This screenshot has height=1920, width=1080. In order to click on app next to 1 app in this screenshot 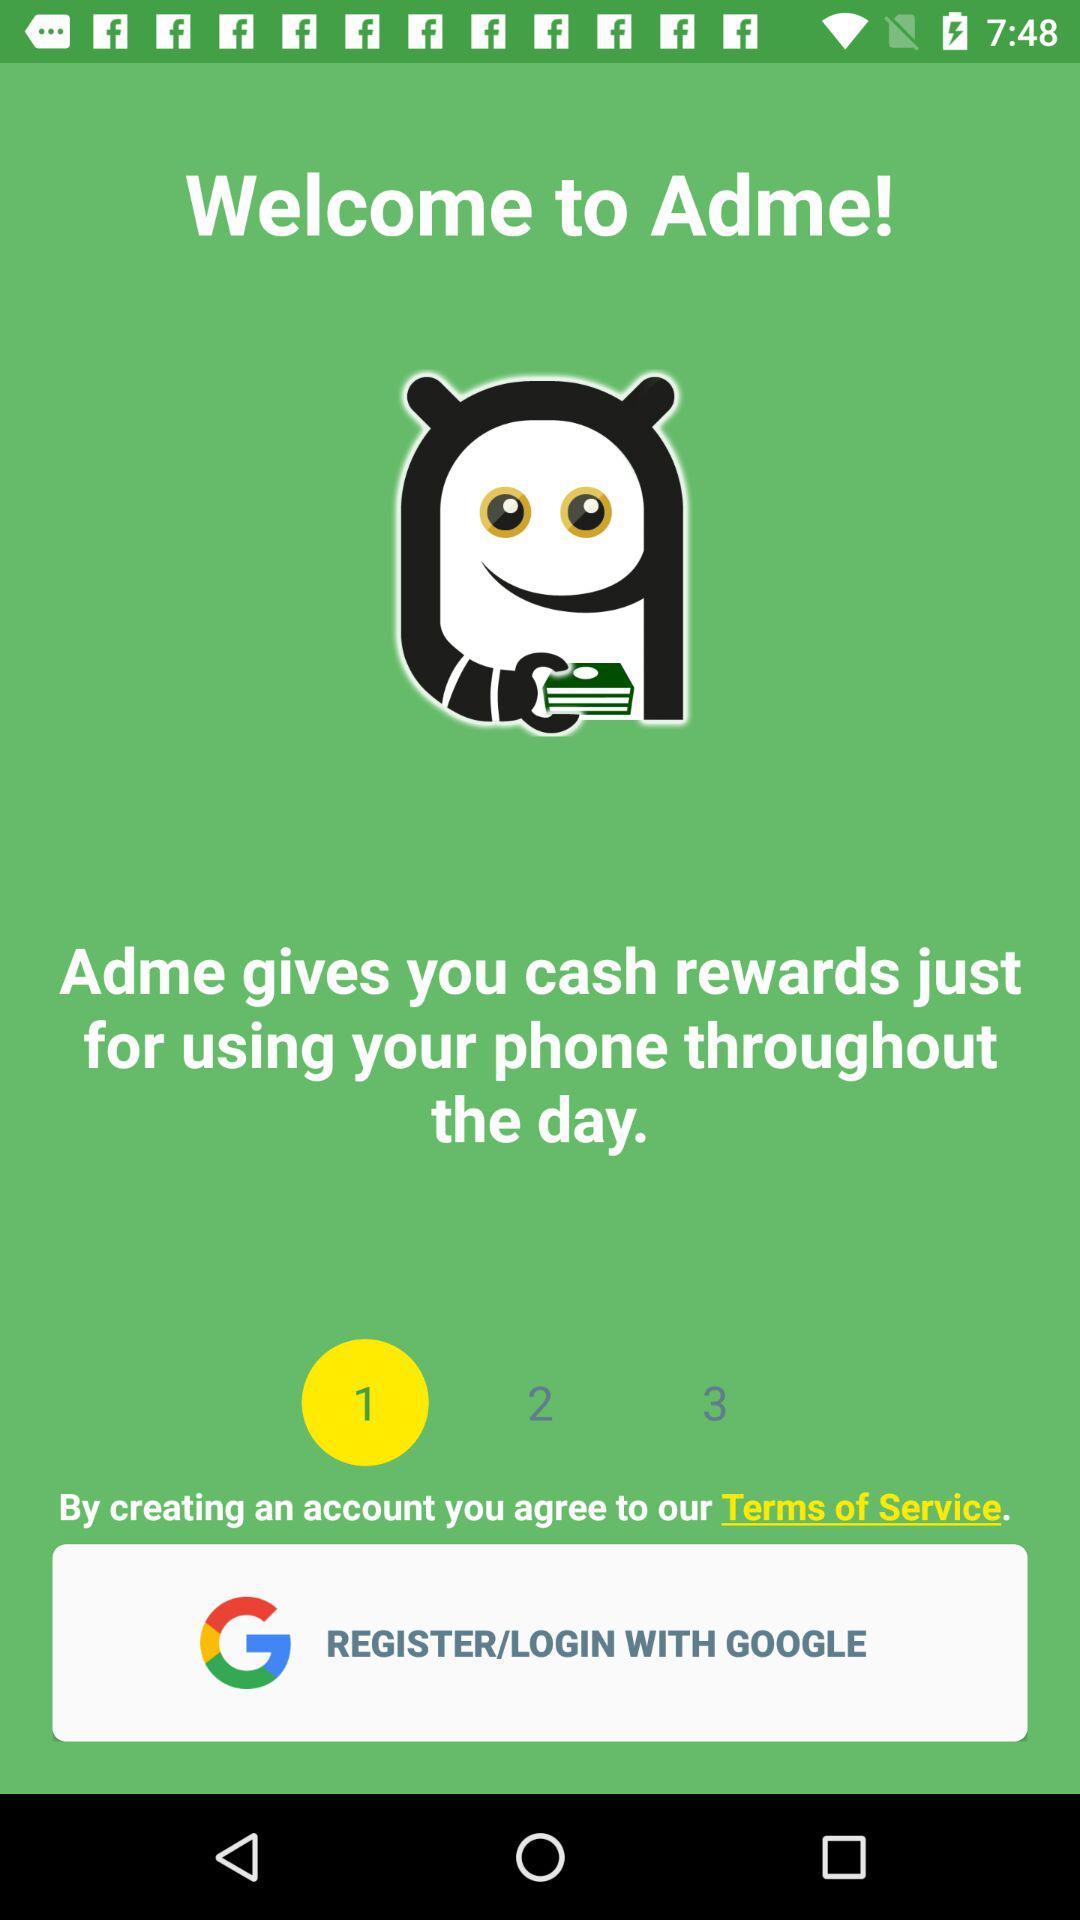, I will do `click(540, 1401)`.